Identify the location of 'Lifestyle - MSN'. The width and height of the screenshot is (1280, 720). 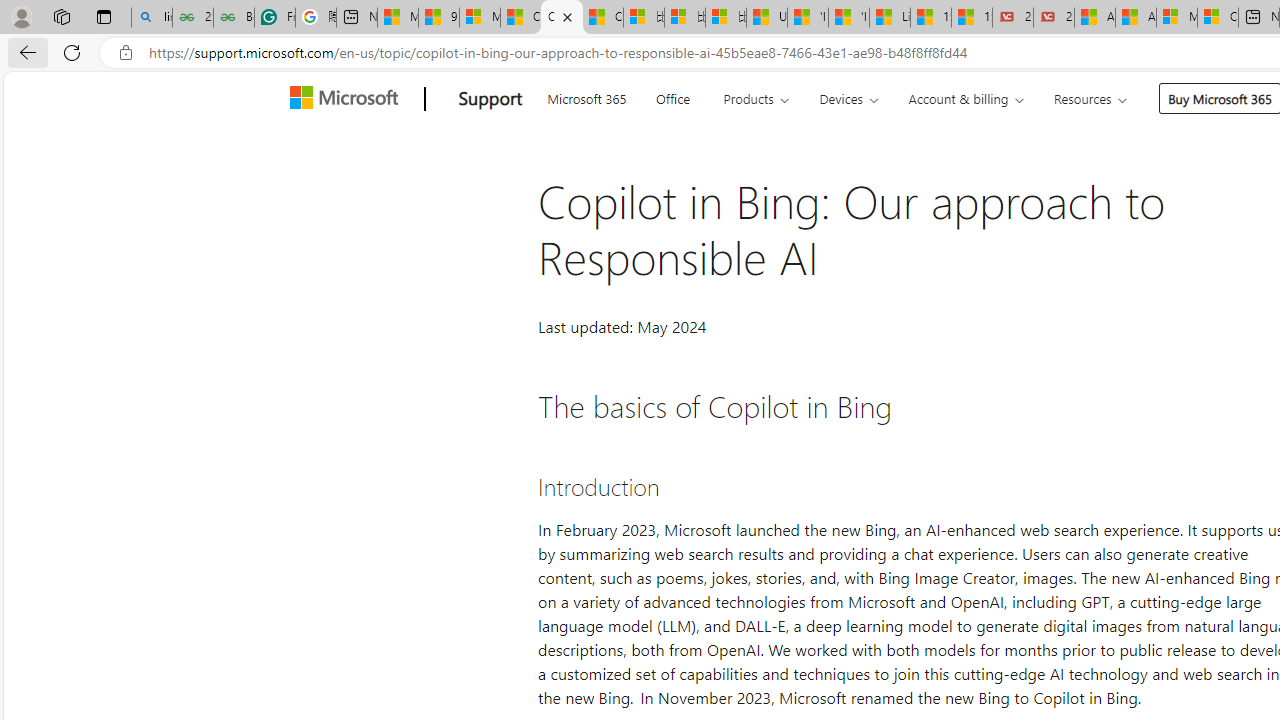
(889, 17).